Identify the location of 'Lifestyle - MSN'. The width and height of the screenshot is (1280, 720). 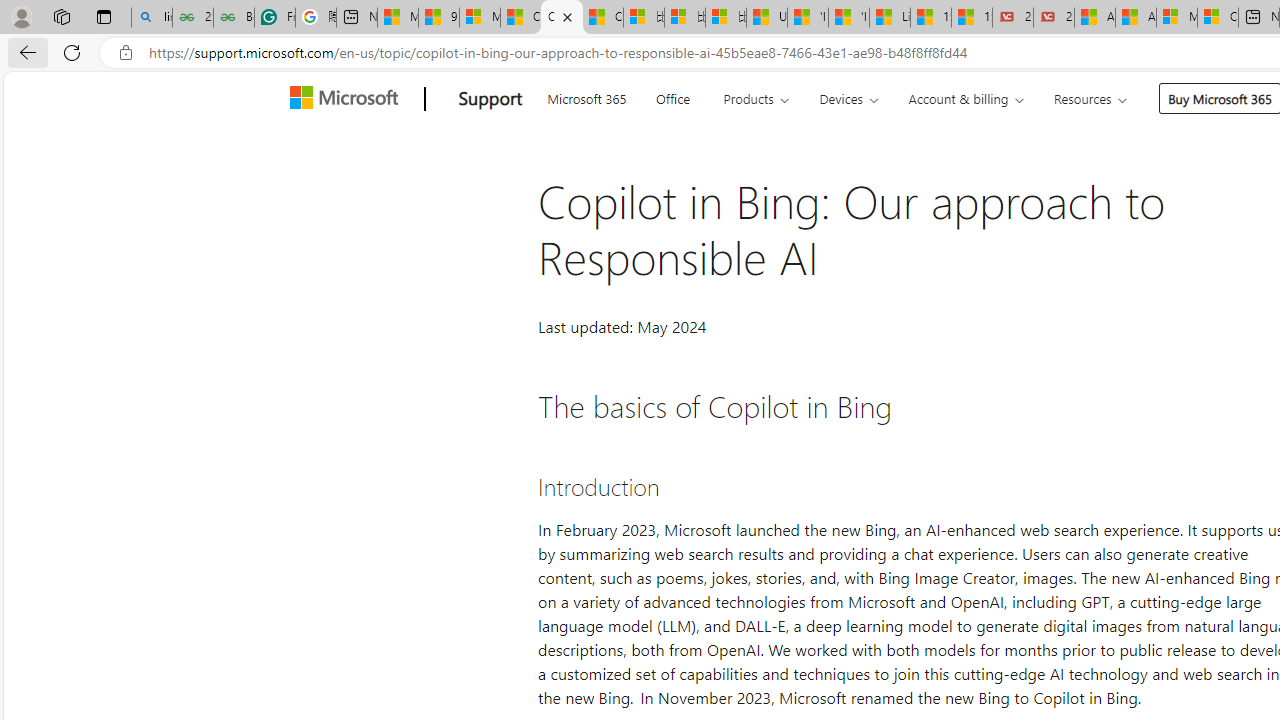
(889, 17).